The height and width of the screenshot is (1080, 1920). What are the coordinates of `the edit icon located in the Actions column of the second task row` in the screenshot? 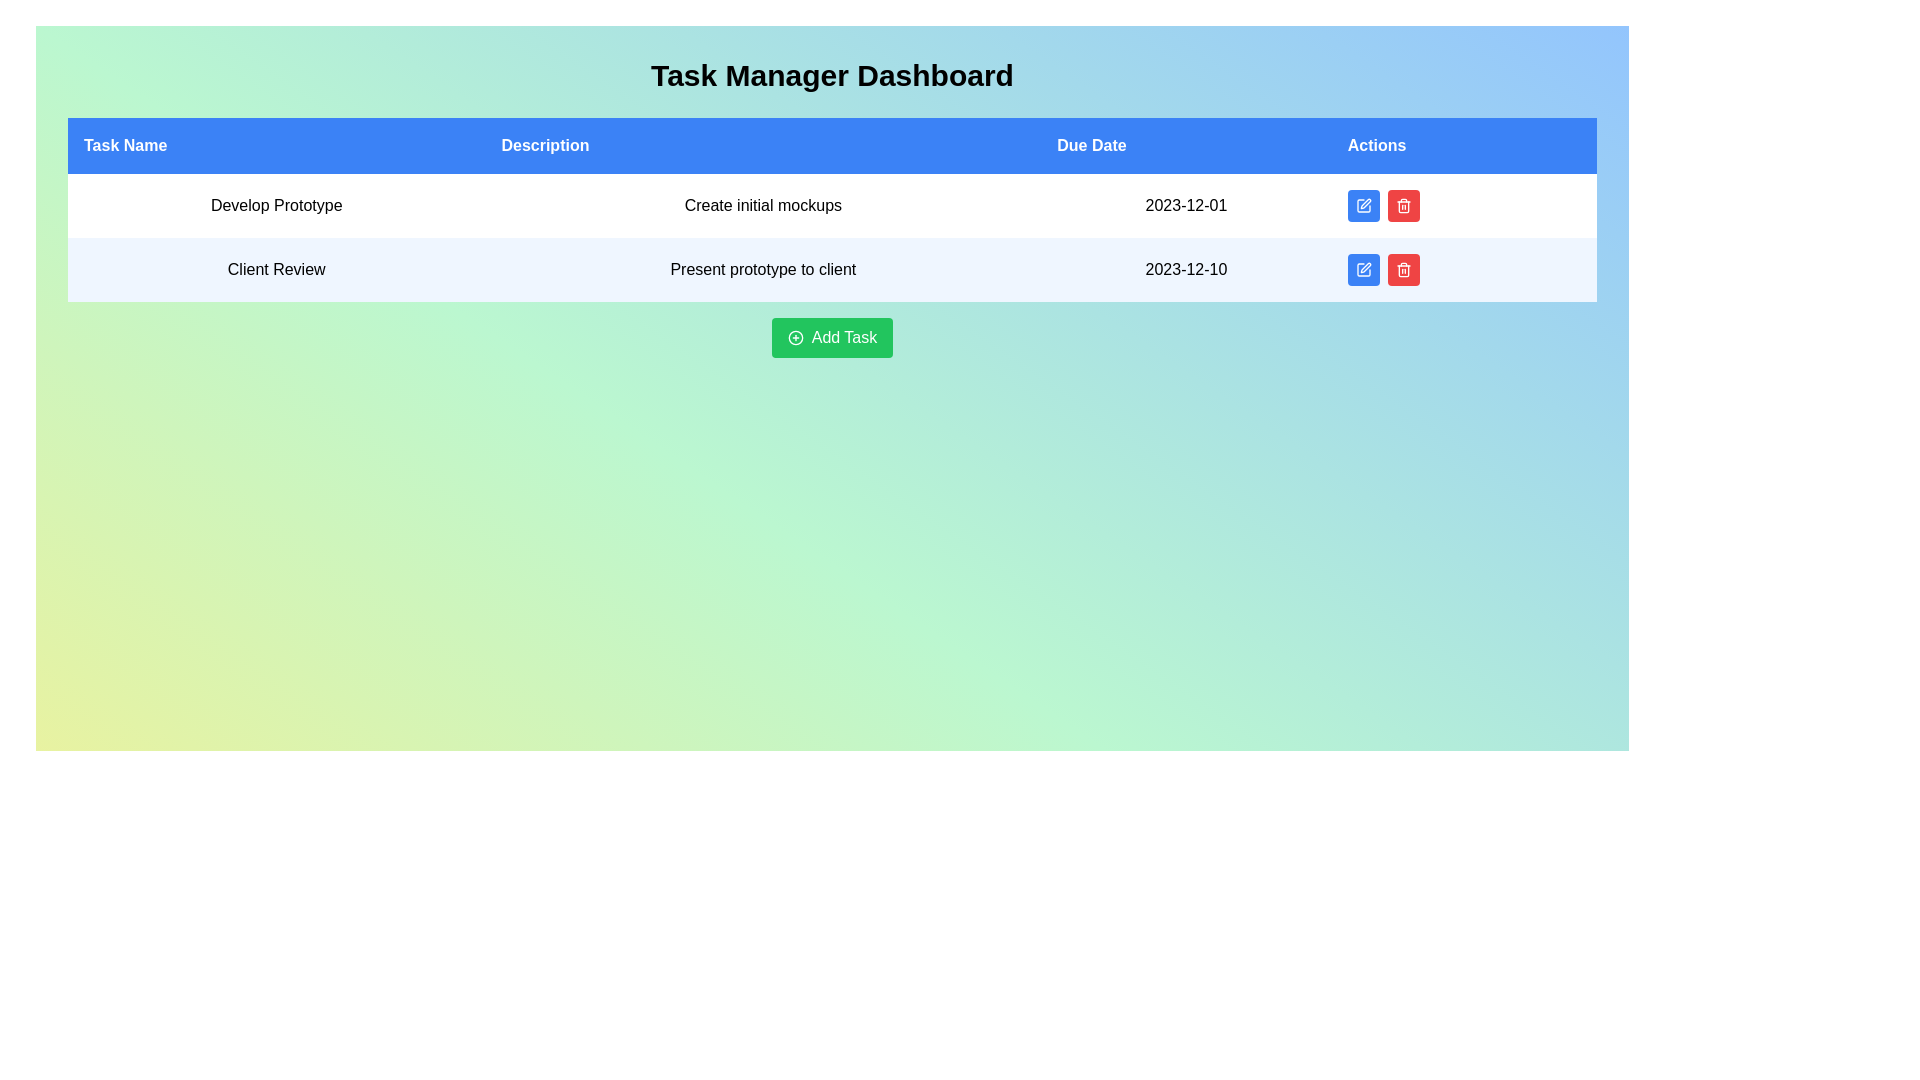 It's located at (1362, 270).